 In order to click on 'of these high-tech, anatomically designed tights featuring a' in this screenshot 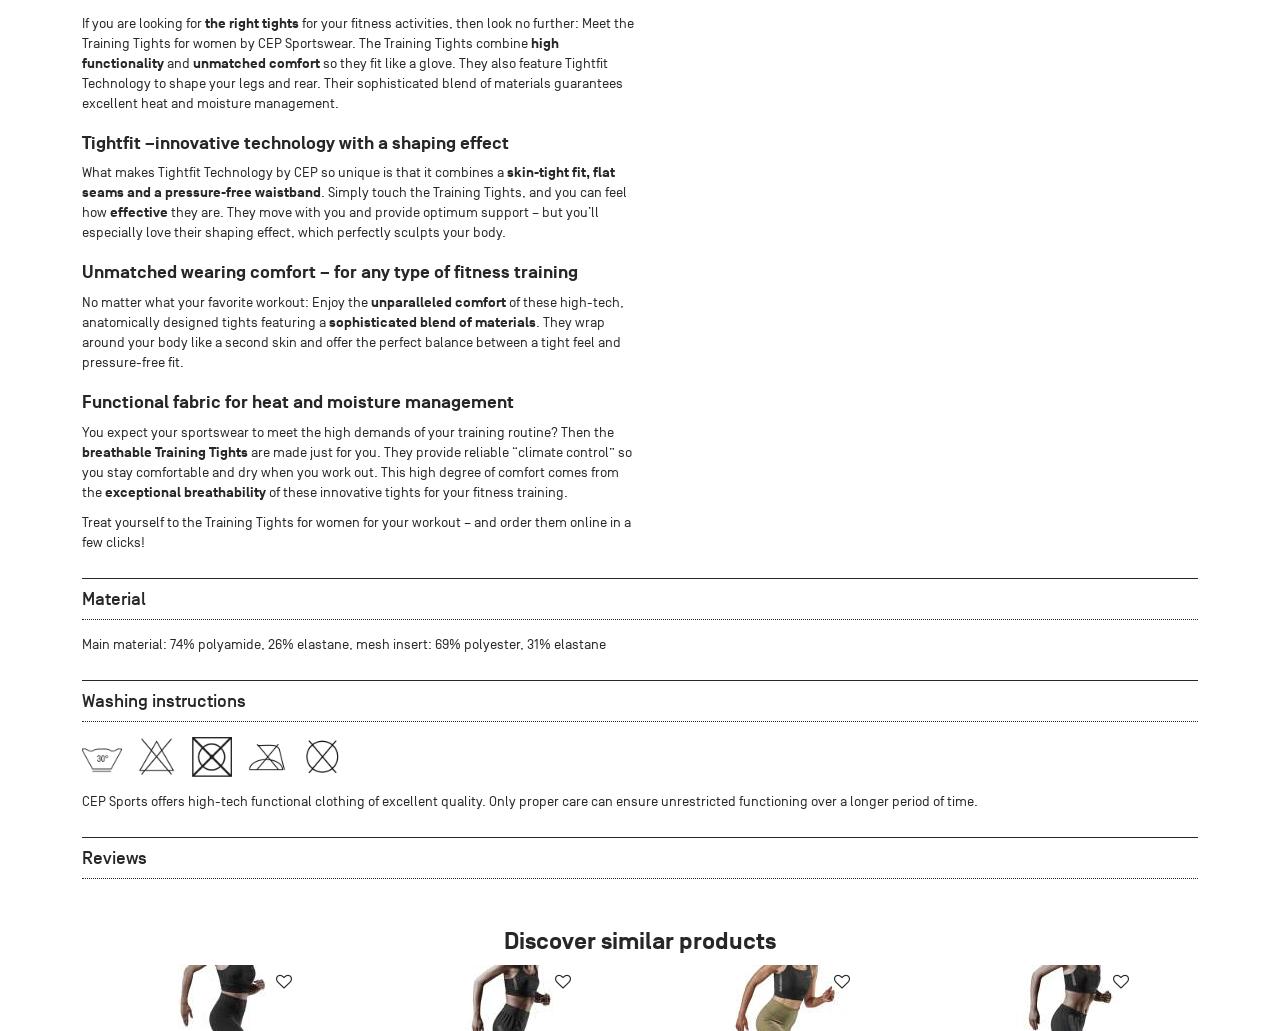, I will do `click(353, 311)`.